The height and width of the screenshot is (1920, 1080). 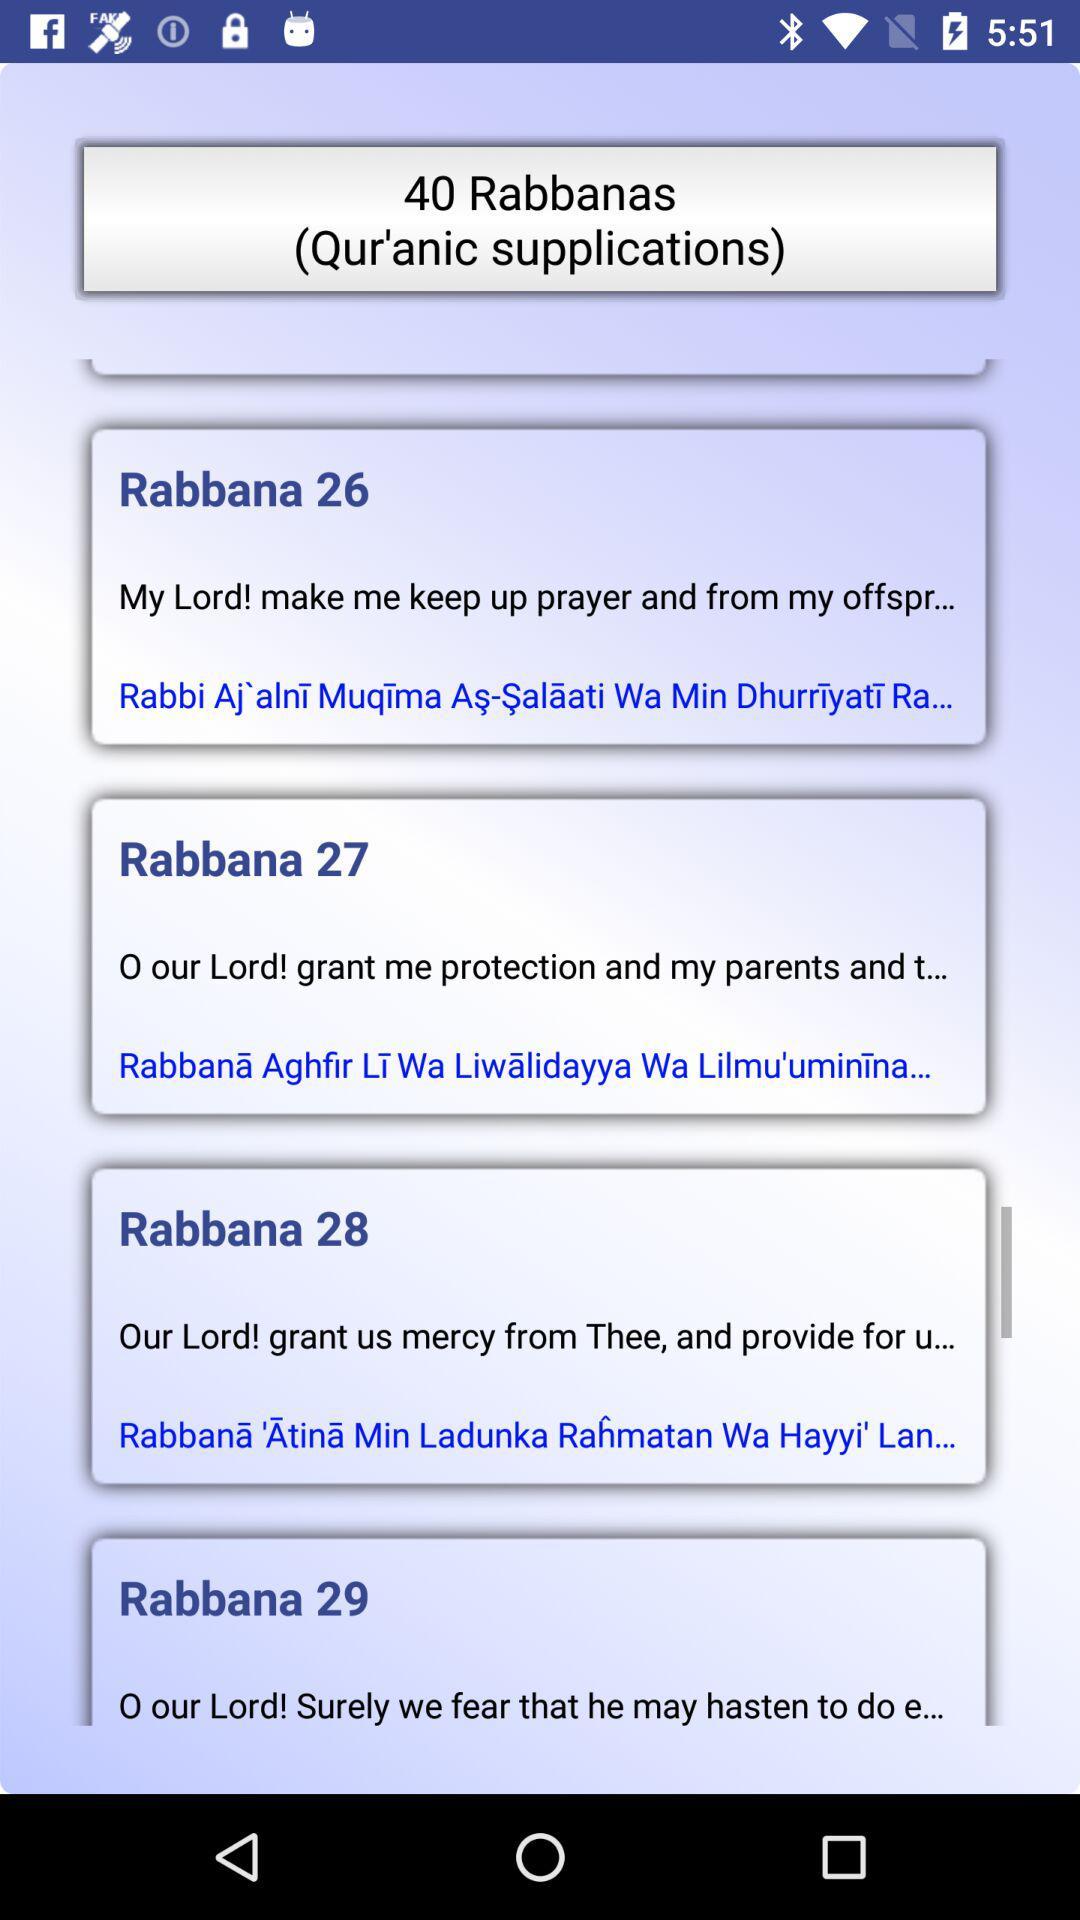 What do you see at coordinates (537, 1043) in the screenshot?
I see `icon below o our lord` at bounding box center [537, 1043].